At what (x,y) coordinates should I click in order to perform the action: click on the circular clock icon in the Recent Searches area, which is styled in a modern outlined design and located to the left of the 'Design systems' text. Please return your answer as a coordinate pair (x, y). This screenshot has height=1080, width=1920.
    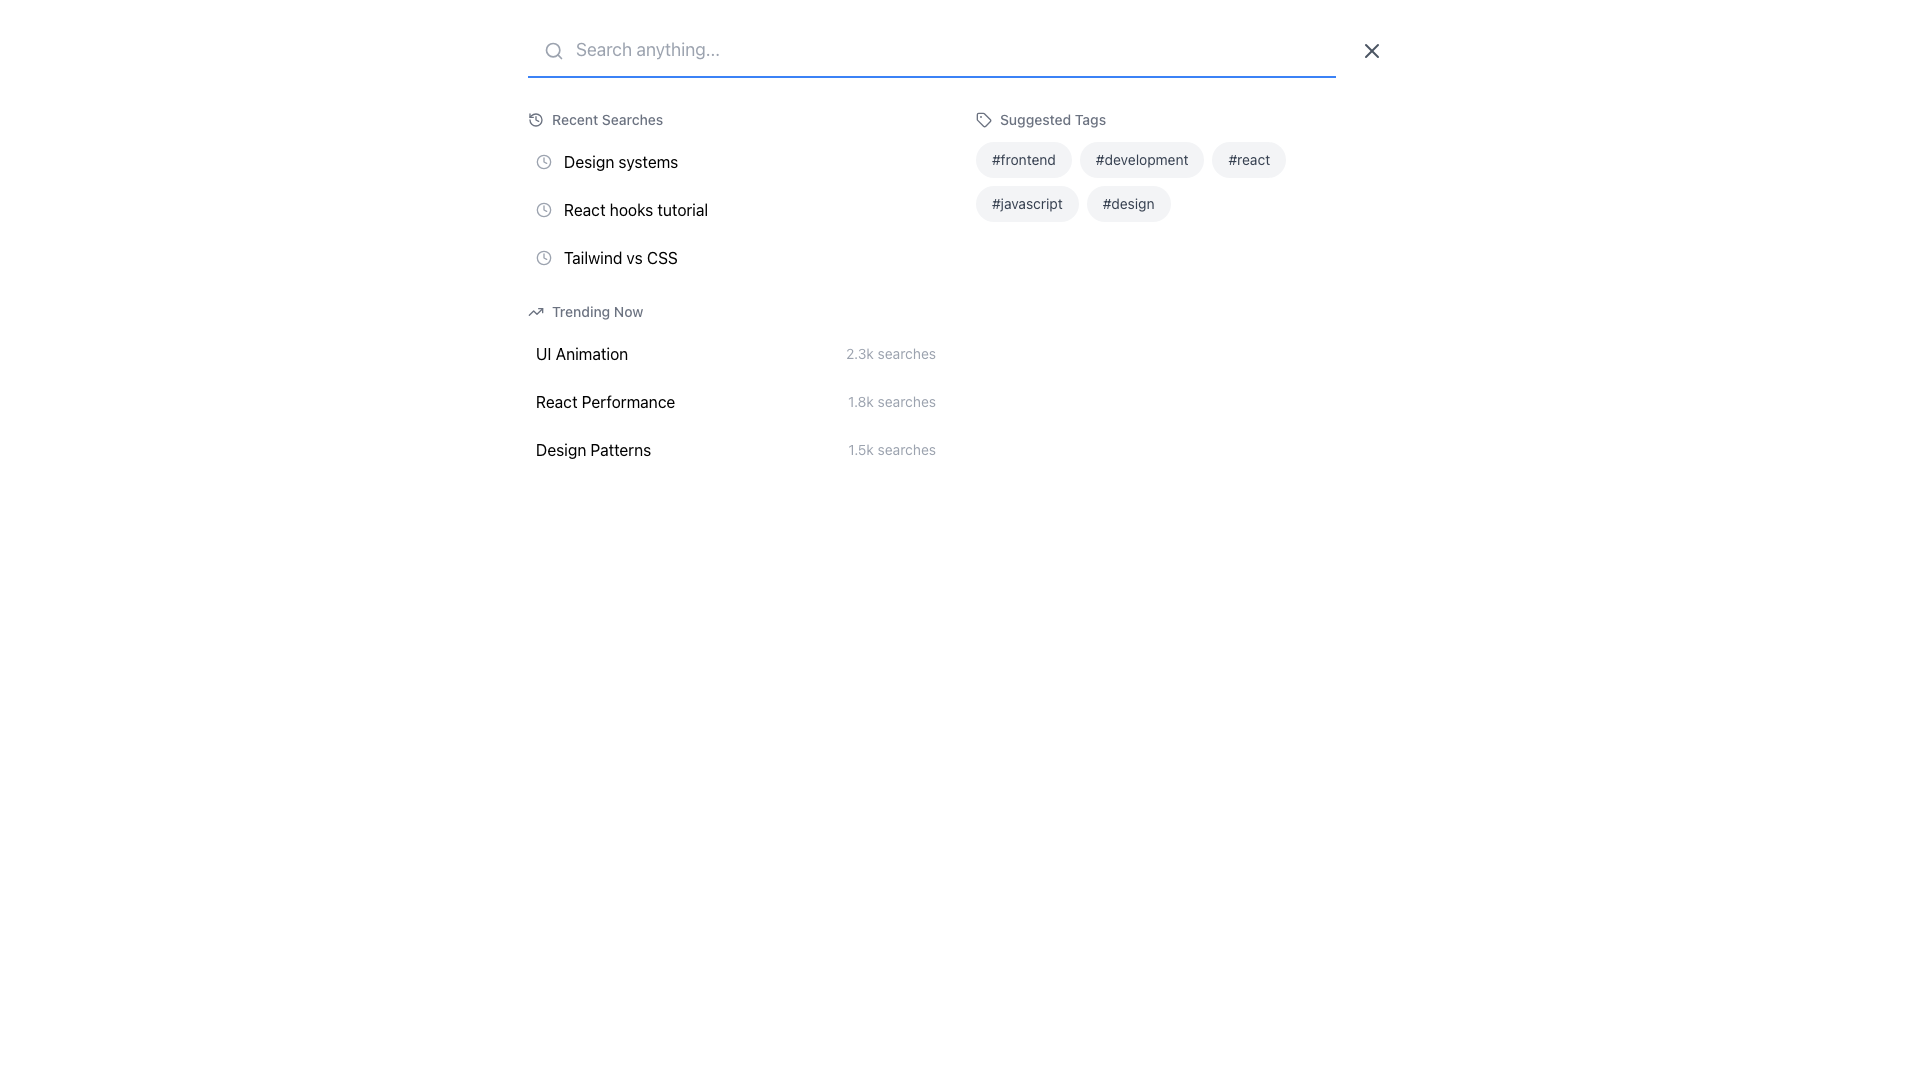
    Looking at the image, I should click on (543, 161).